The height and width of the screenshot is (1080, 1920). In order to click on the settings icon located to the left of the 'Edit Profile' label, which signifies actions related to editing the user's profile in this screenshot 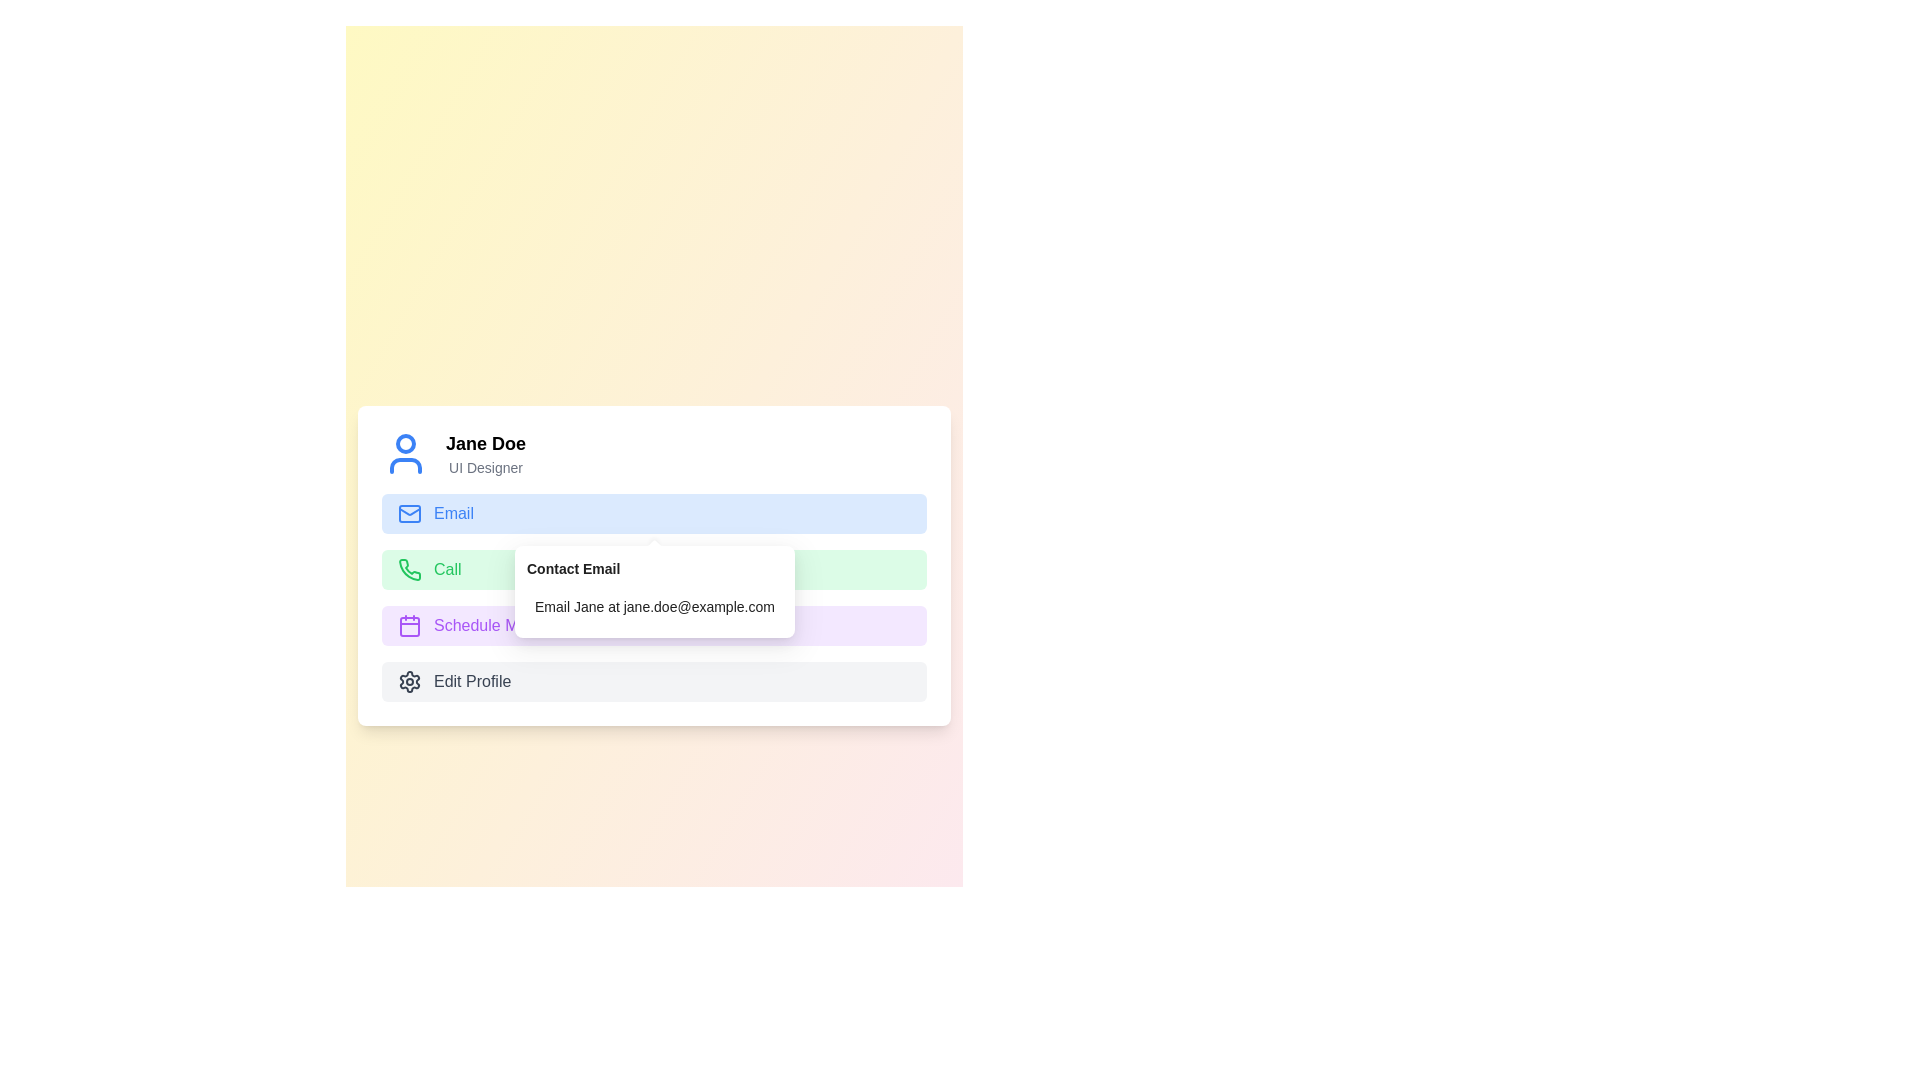, I will do `click(408, 681)`.